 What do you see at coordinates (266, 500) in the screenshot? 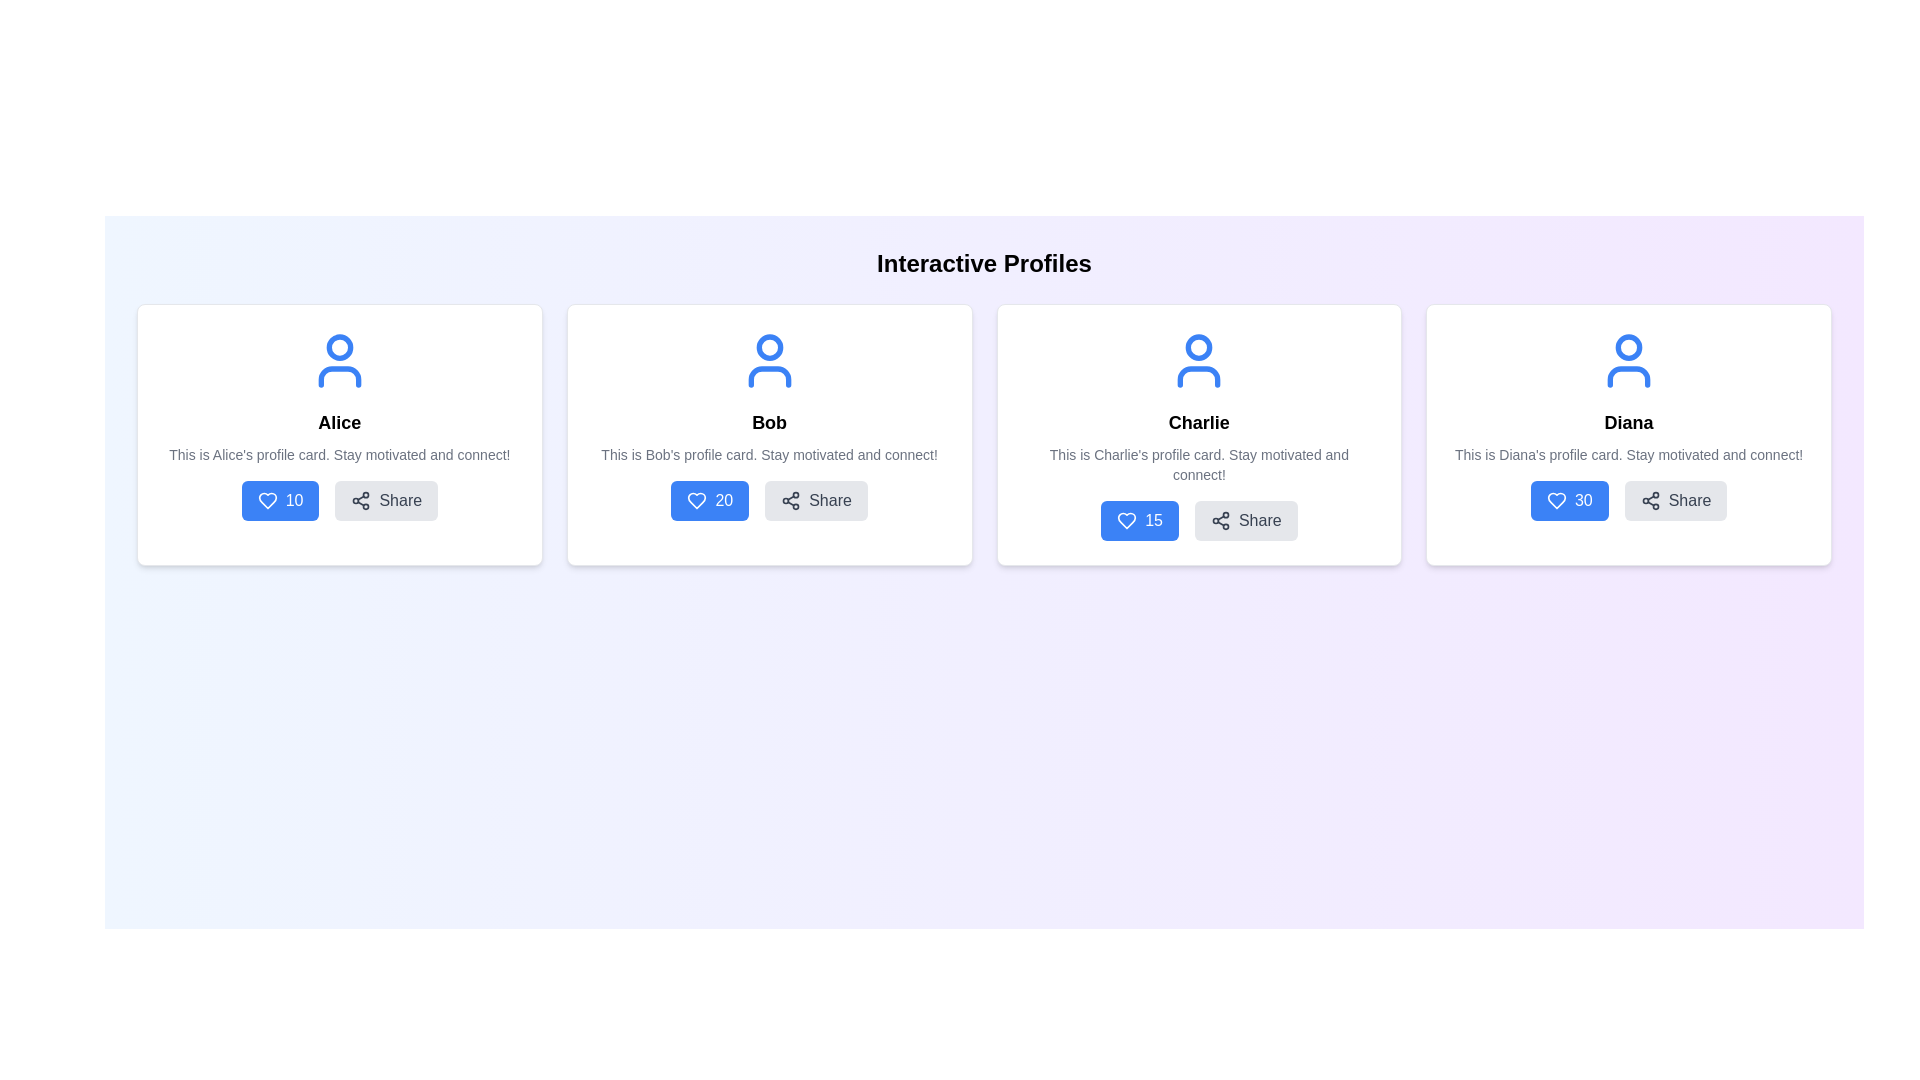
I see `the heart-shaped icon button with a blue background located in the action area of the leftmost card titled 'Alice', positioned to the left of the '10' text and the 'Share' button` at bounding box center [266, 500].